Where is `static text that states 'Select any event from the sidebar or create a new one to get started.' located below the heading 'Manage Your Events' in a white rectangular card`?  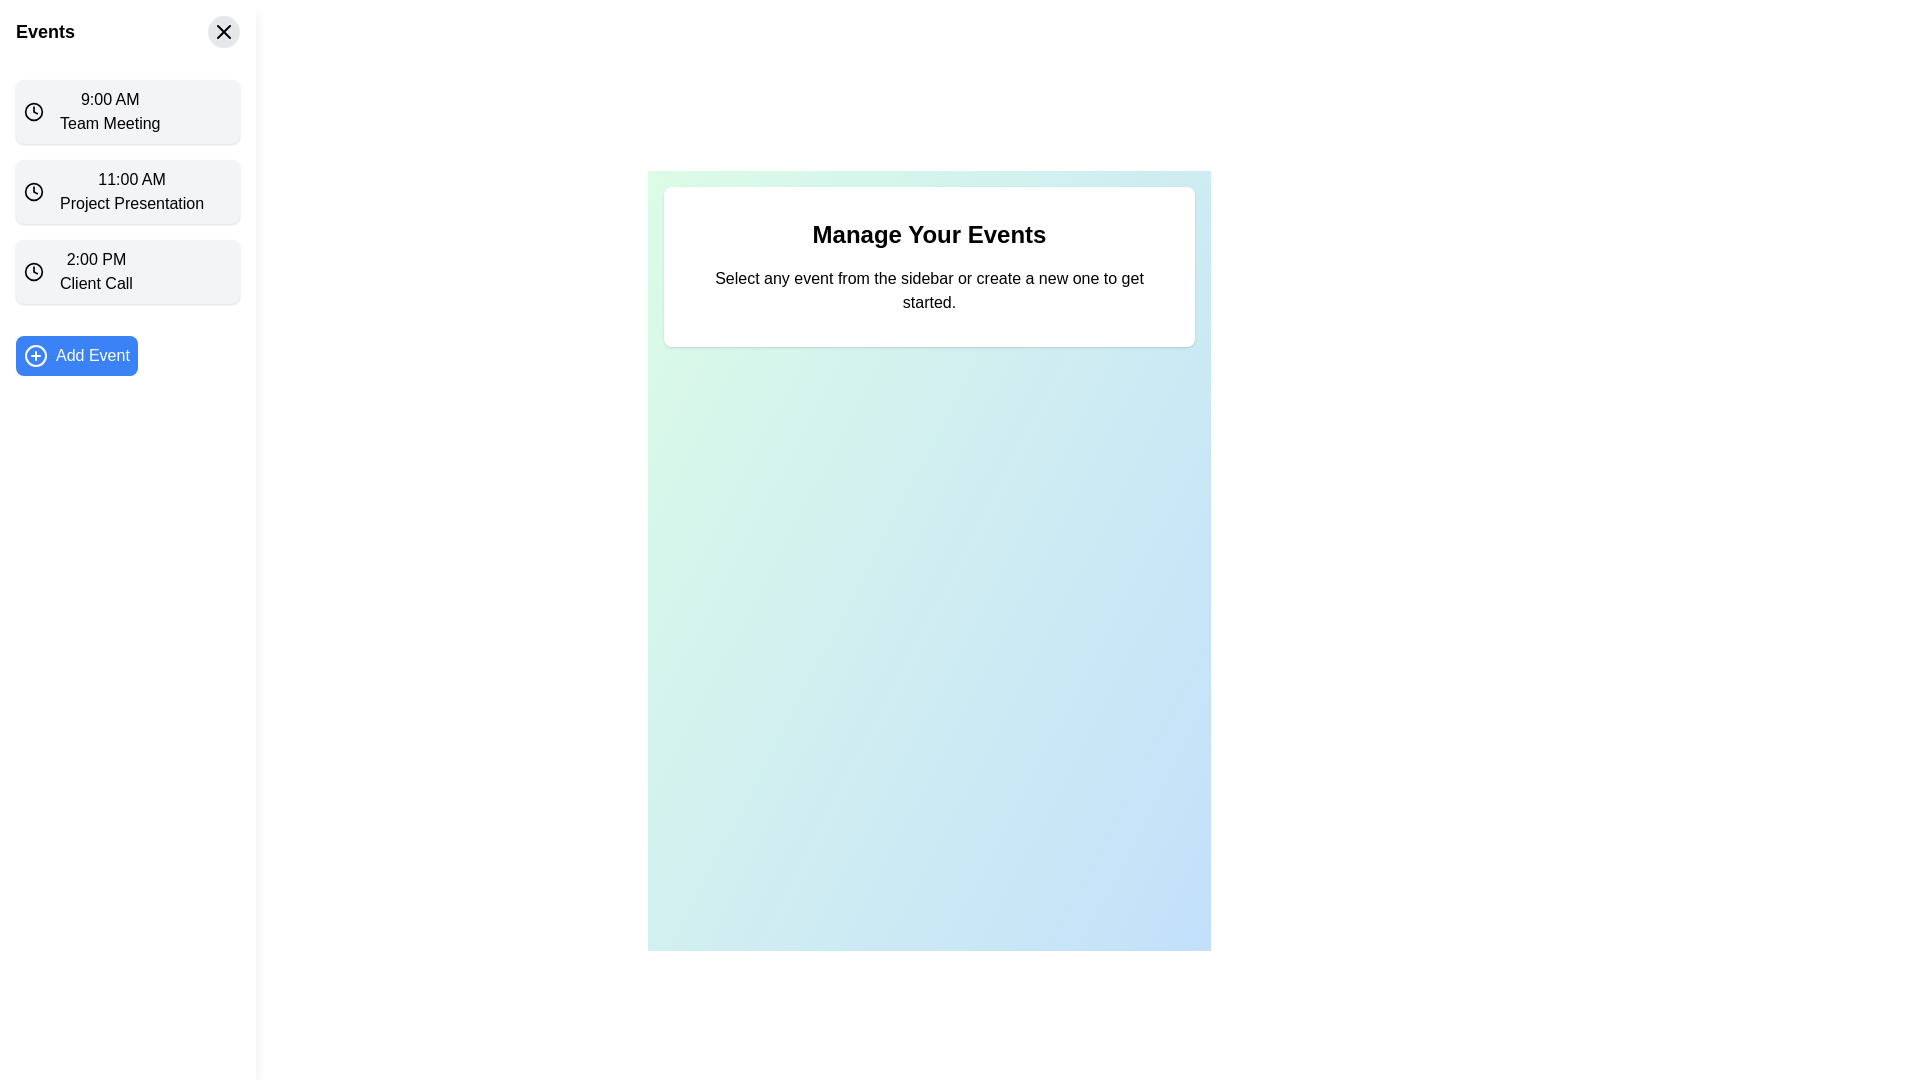
static text that states 'Select any event from the sidebar or create a new one to get started.' located below the heading 'Manage Your Events' in a white rectangular card is located at coordinates (928, 290).